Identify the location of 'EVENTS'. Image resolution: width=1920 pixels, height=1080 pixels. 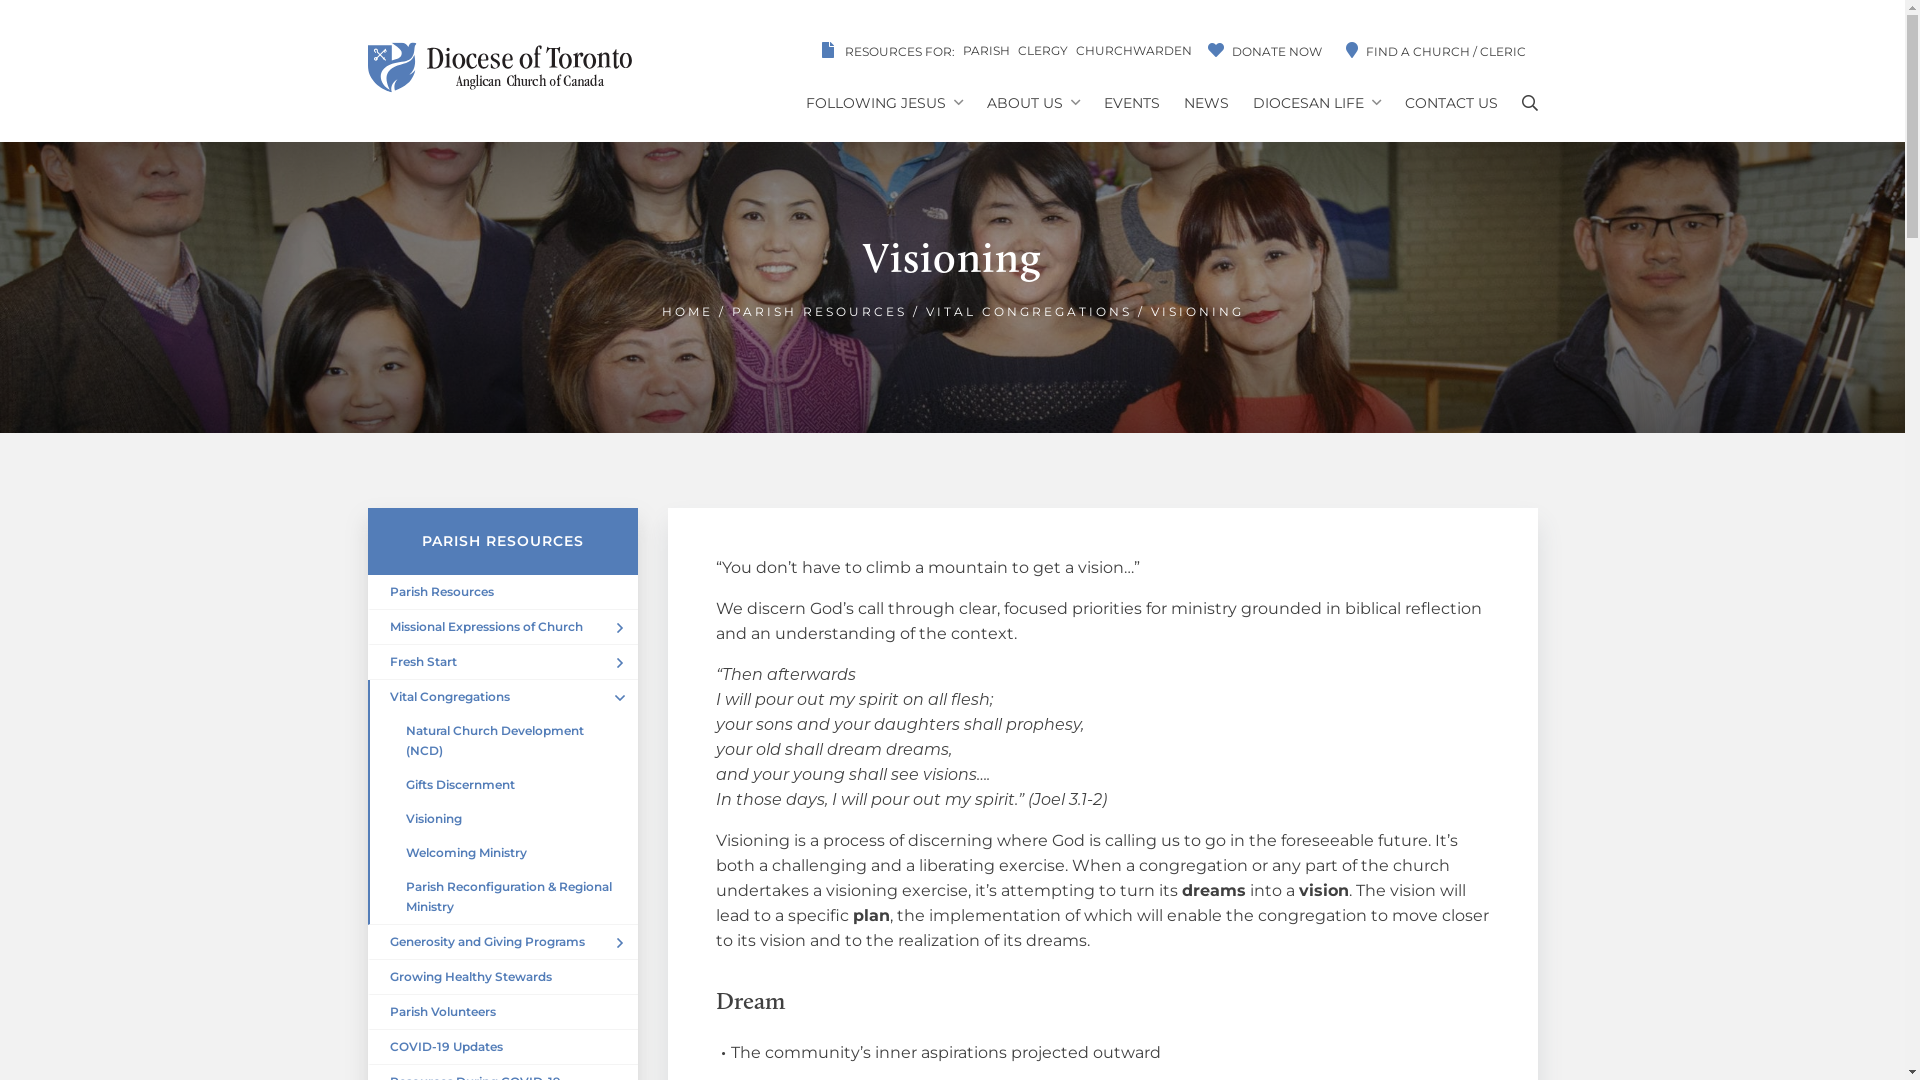
(1132, 103).